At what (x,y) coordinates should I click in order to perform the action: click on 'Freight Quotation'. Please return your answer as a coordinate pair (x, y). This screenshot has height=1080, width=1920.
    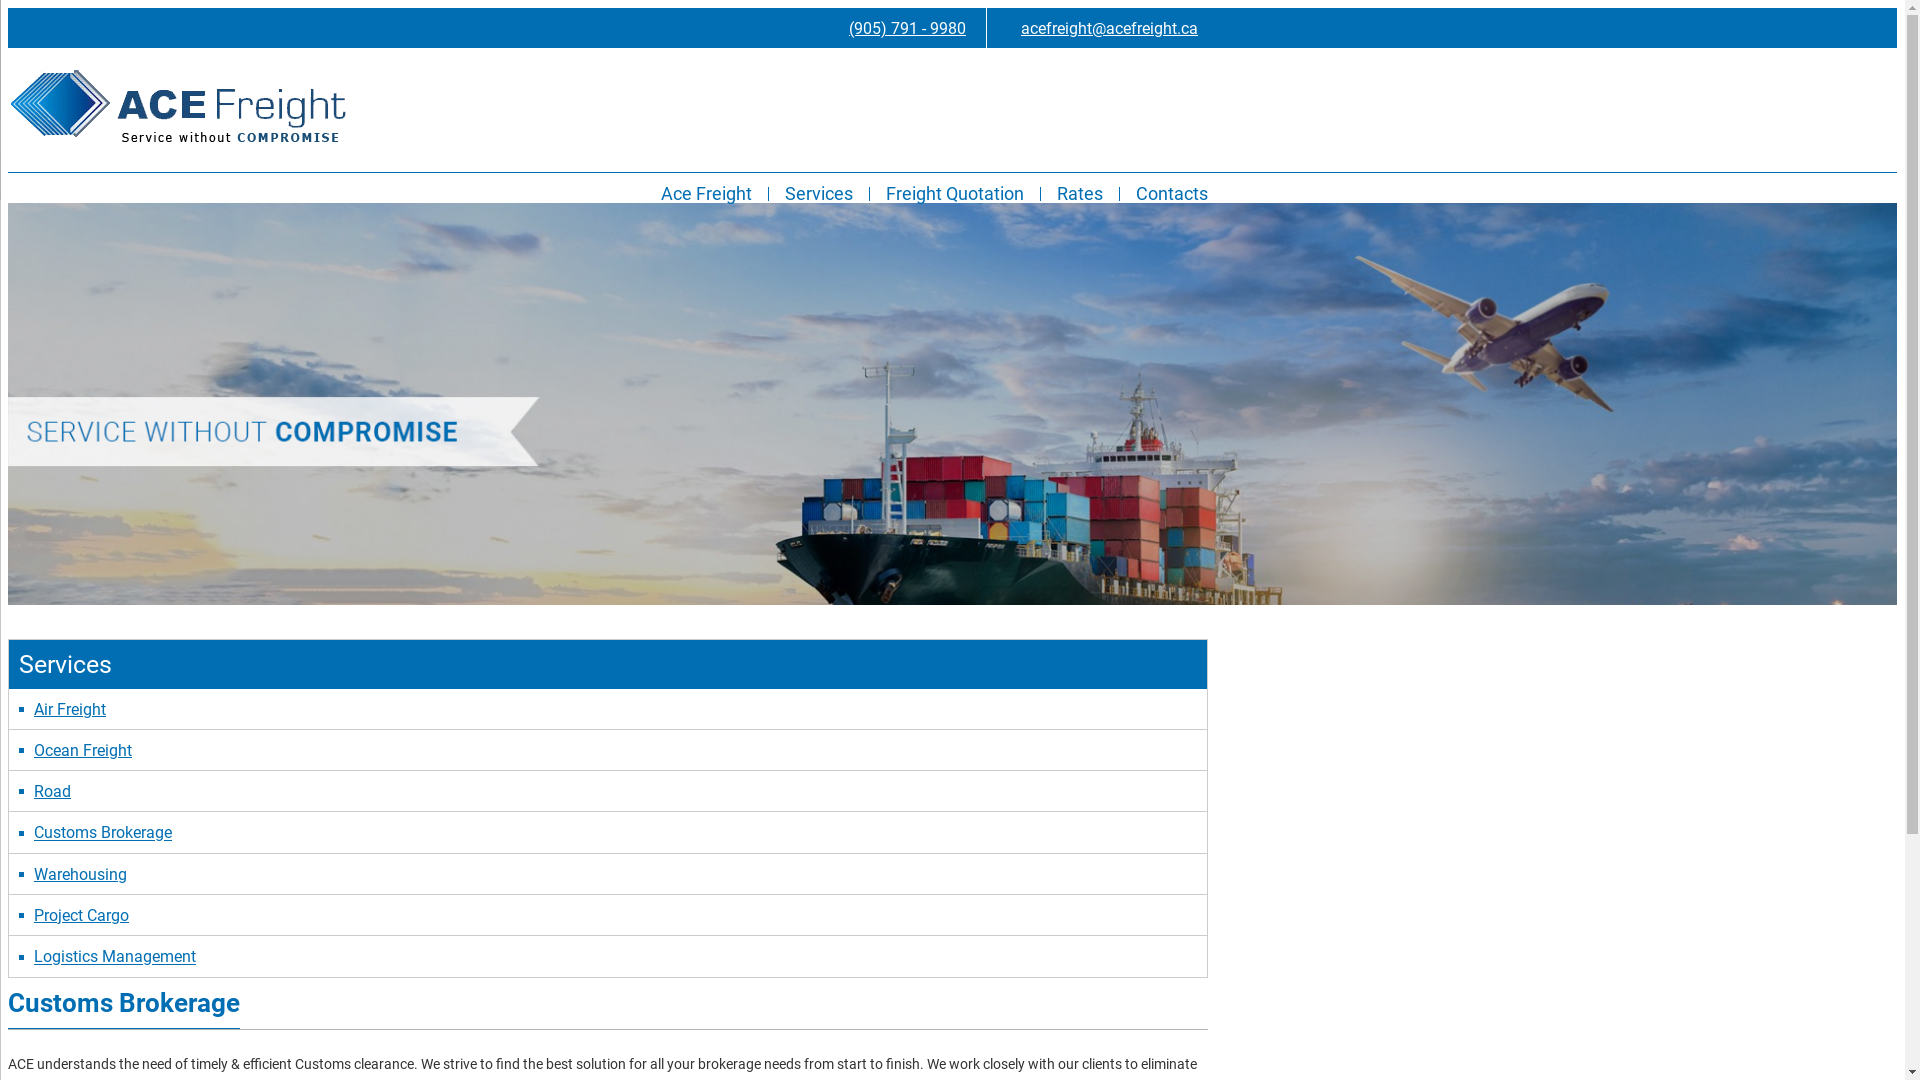
    Looking at the image, I should click on (954, 193).